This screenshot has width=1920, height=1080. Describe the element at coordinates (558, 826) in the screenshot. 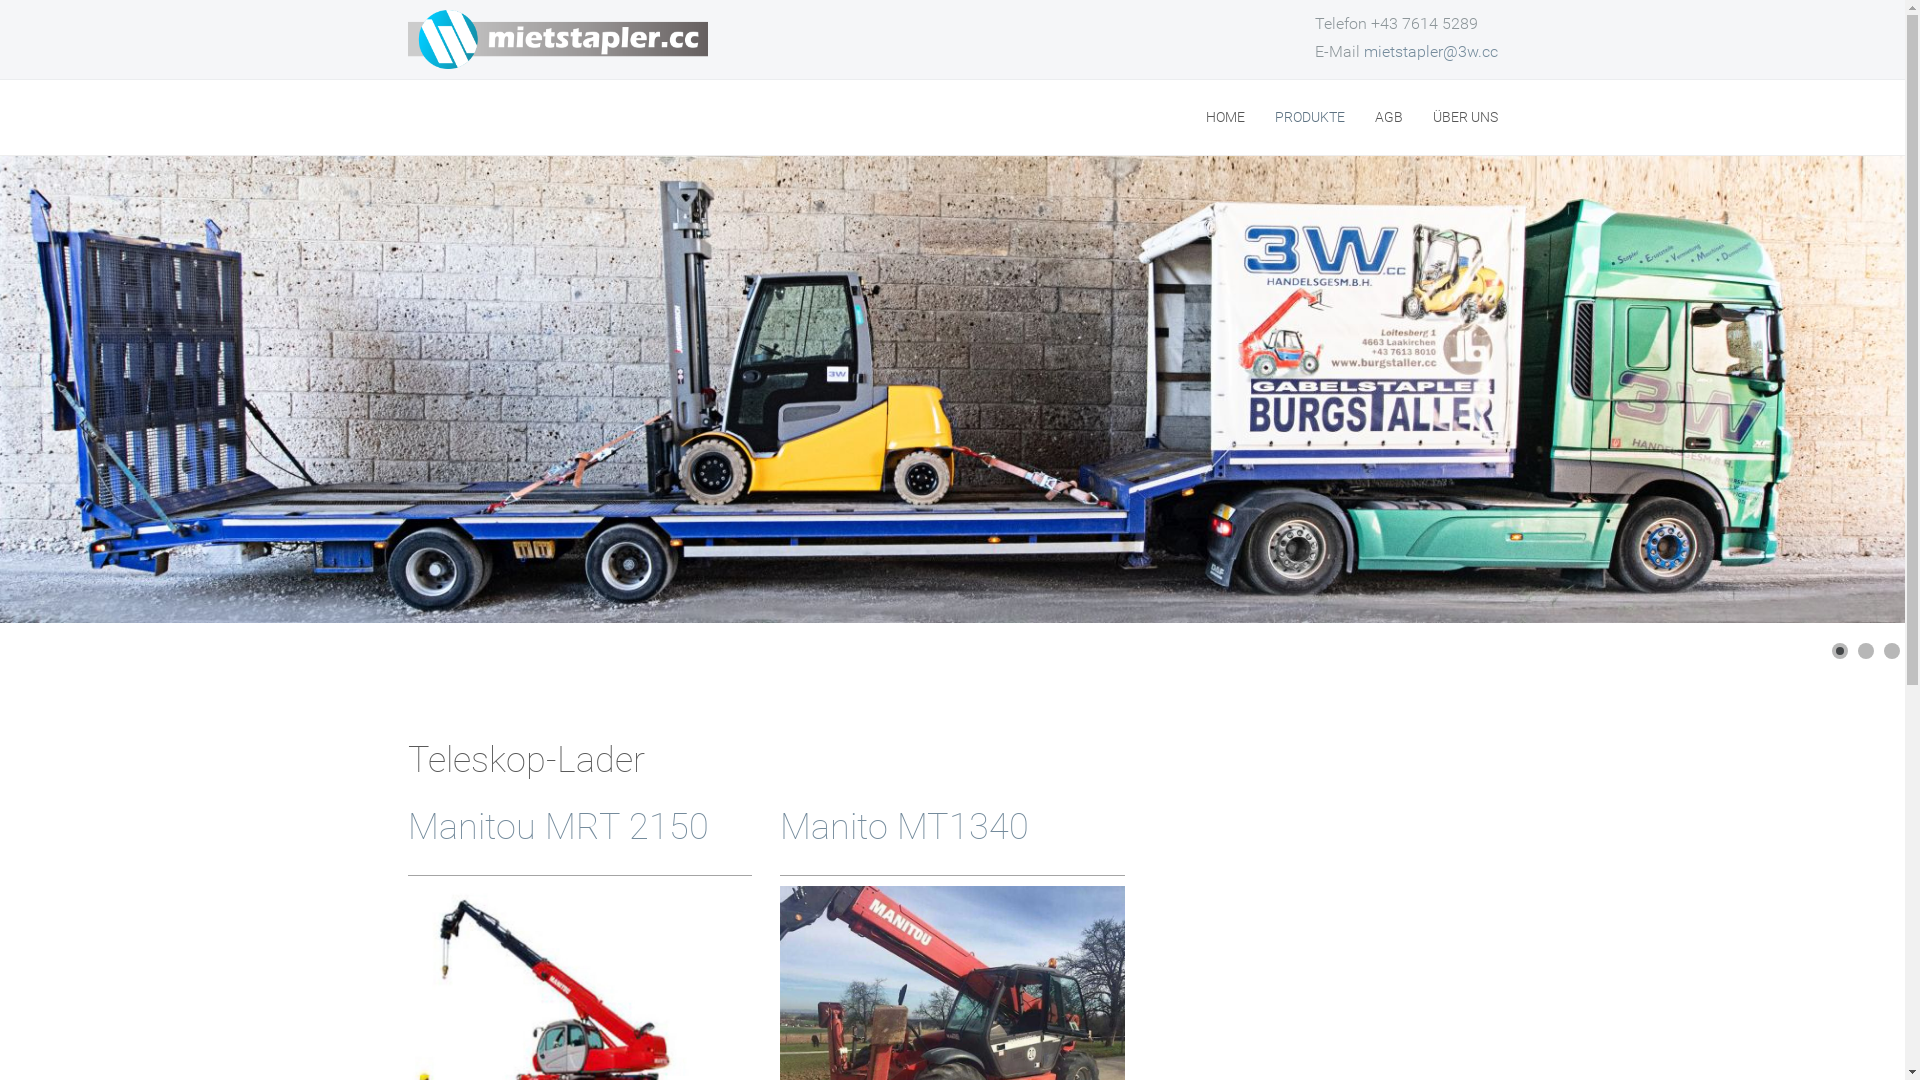

I see `'Manitou MRT 2150'` at that location.